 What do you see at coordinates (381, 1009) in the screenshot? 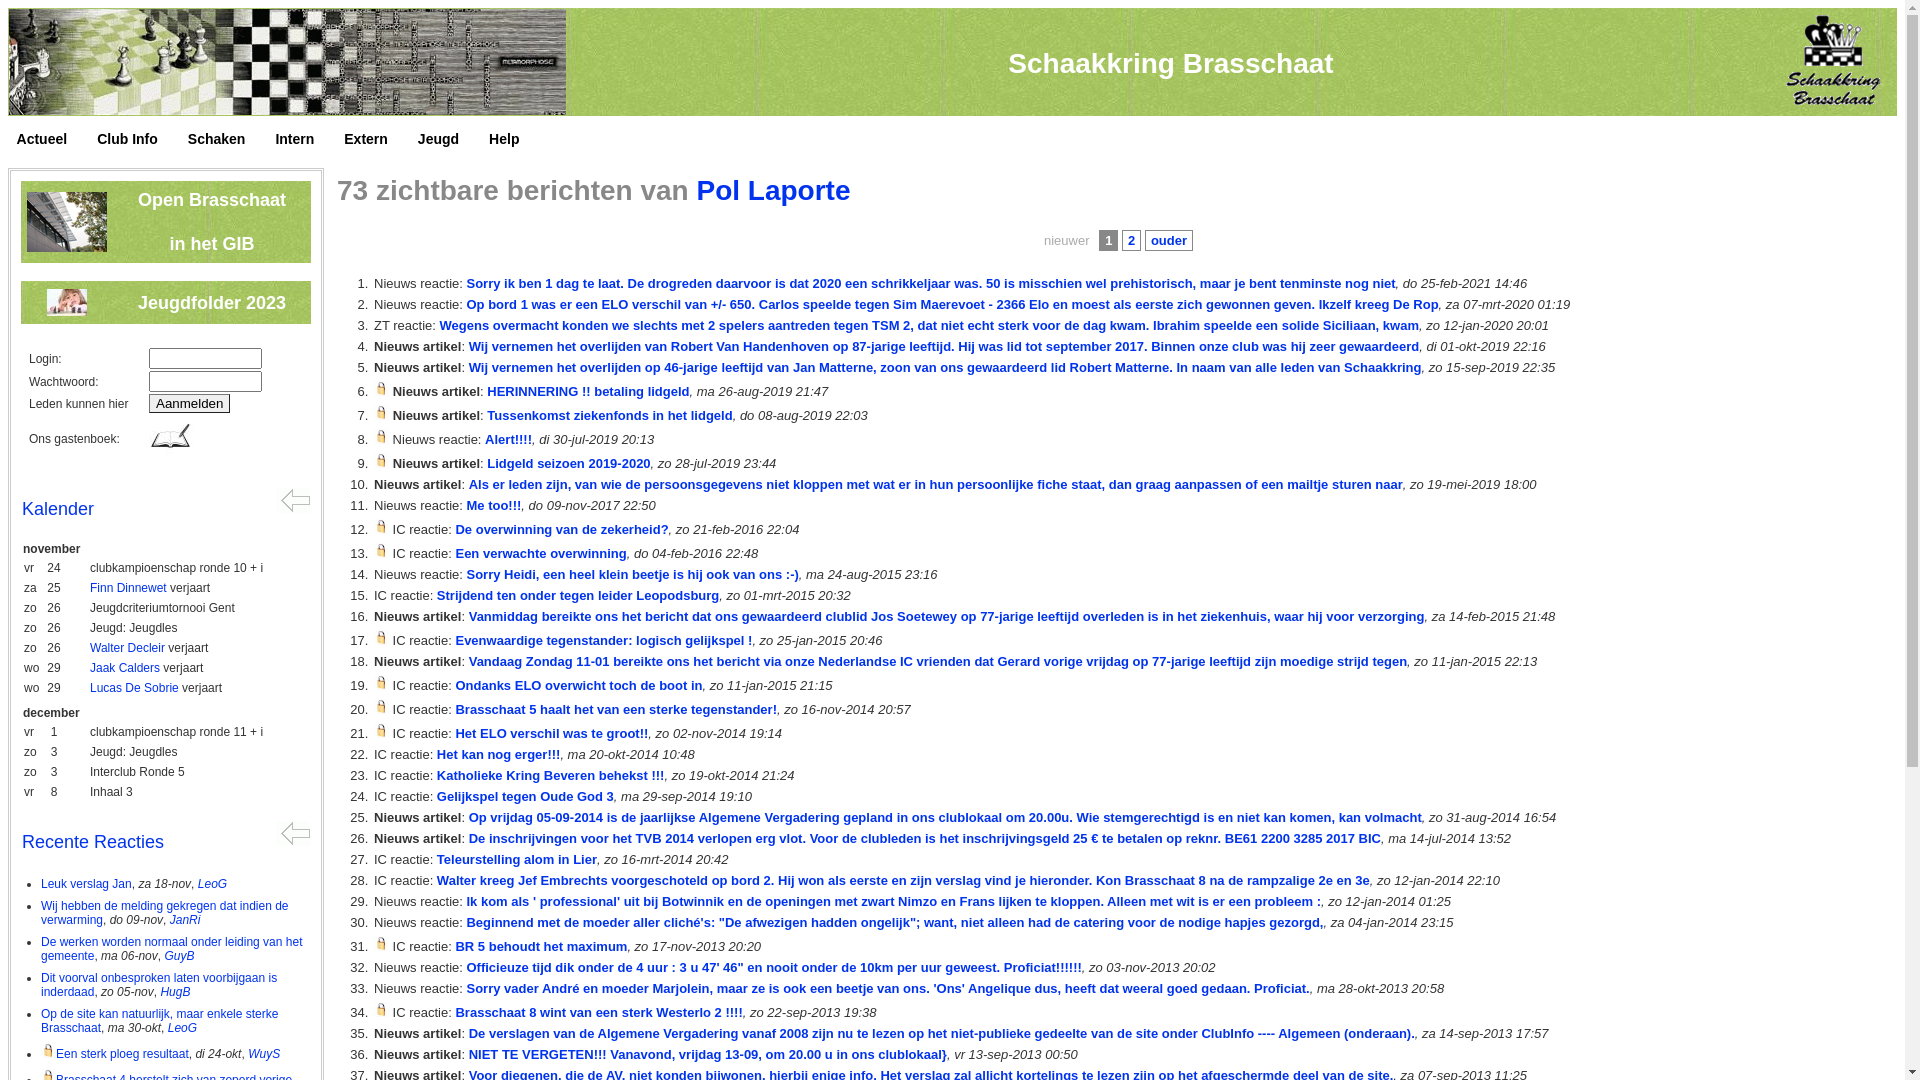
I see `'Enkel zichtbaar voor clubleden'` at bounding box center [381, 1009].